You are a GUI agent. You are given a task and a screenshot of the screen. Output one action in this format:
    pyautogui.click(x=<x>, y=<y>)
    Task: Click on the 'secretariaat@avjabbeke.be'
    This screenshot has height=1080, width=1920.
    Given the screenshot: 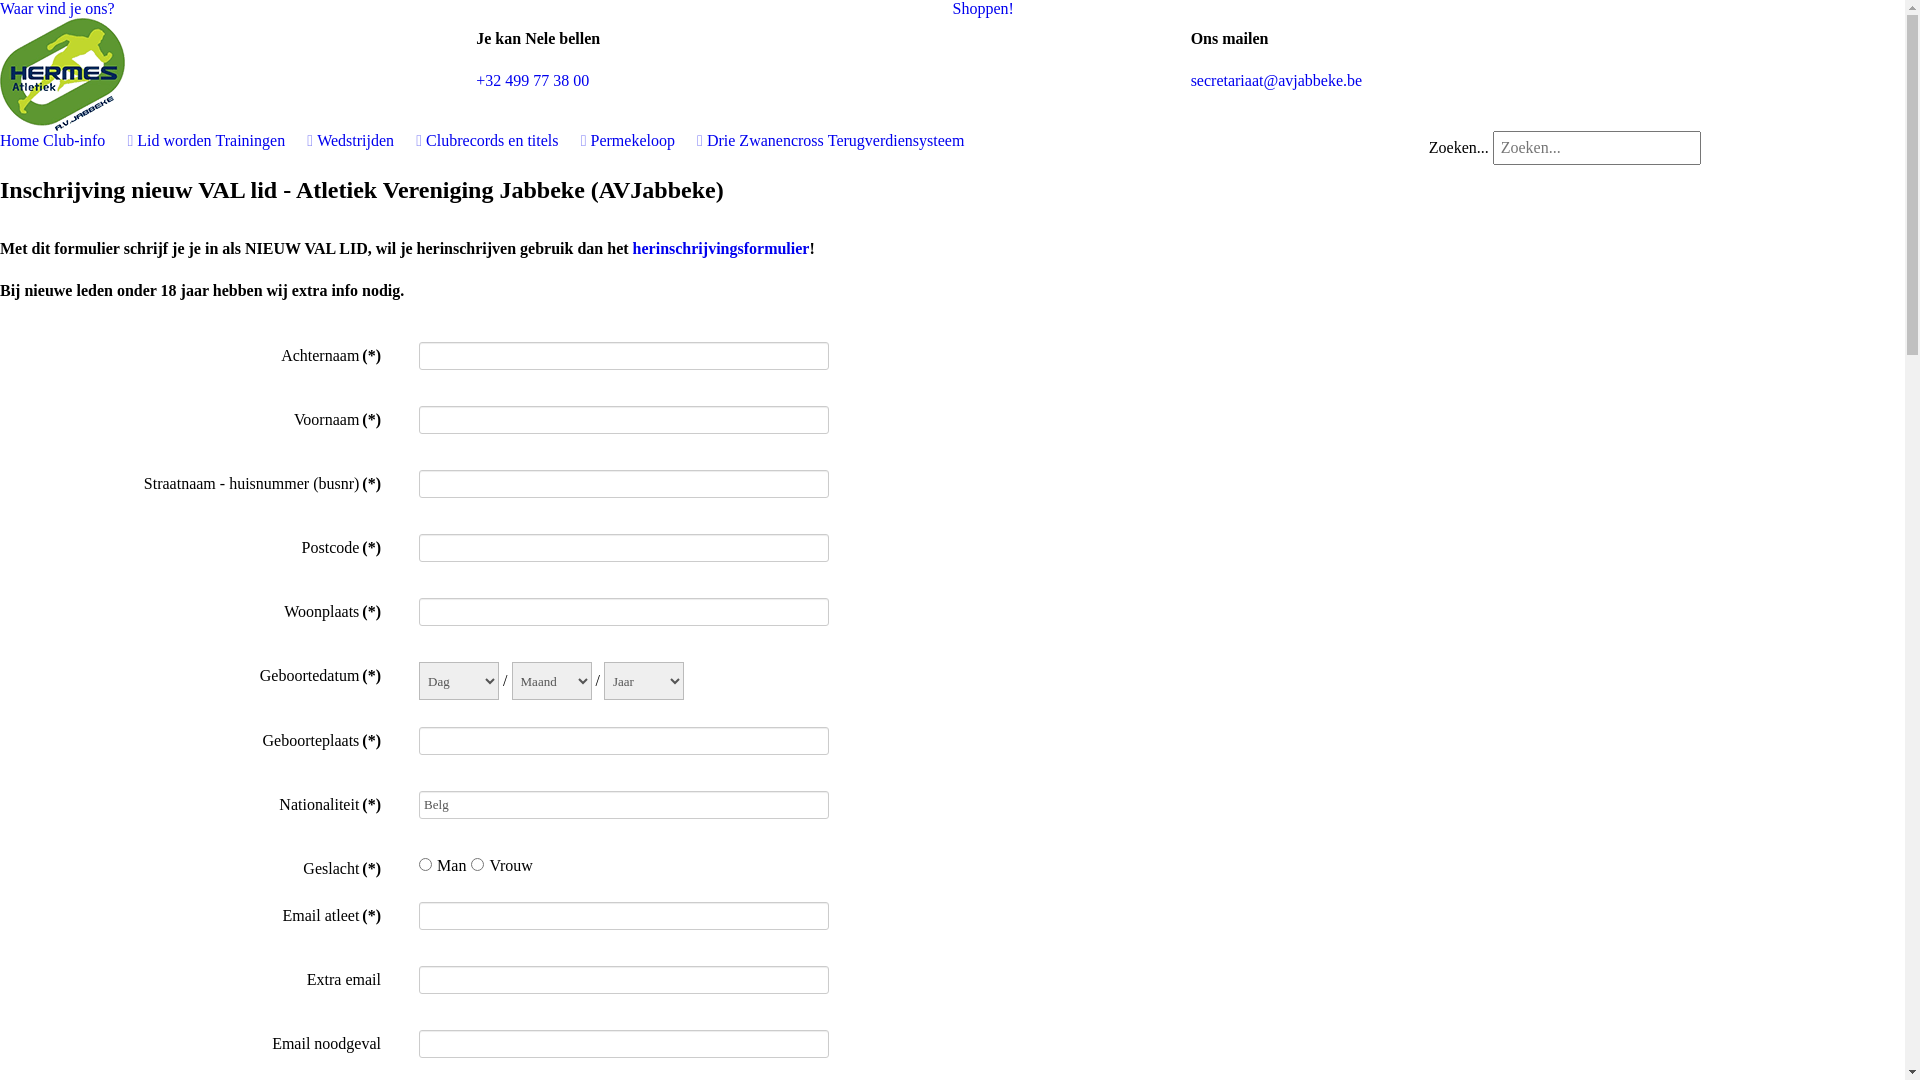 What is the action you would take?
    pyautogui.click(x=1275, y=79)
    